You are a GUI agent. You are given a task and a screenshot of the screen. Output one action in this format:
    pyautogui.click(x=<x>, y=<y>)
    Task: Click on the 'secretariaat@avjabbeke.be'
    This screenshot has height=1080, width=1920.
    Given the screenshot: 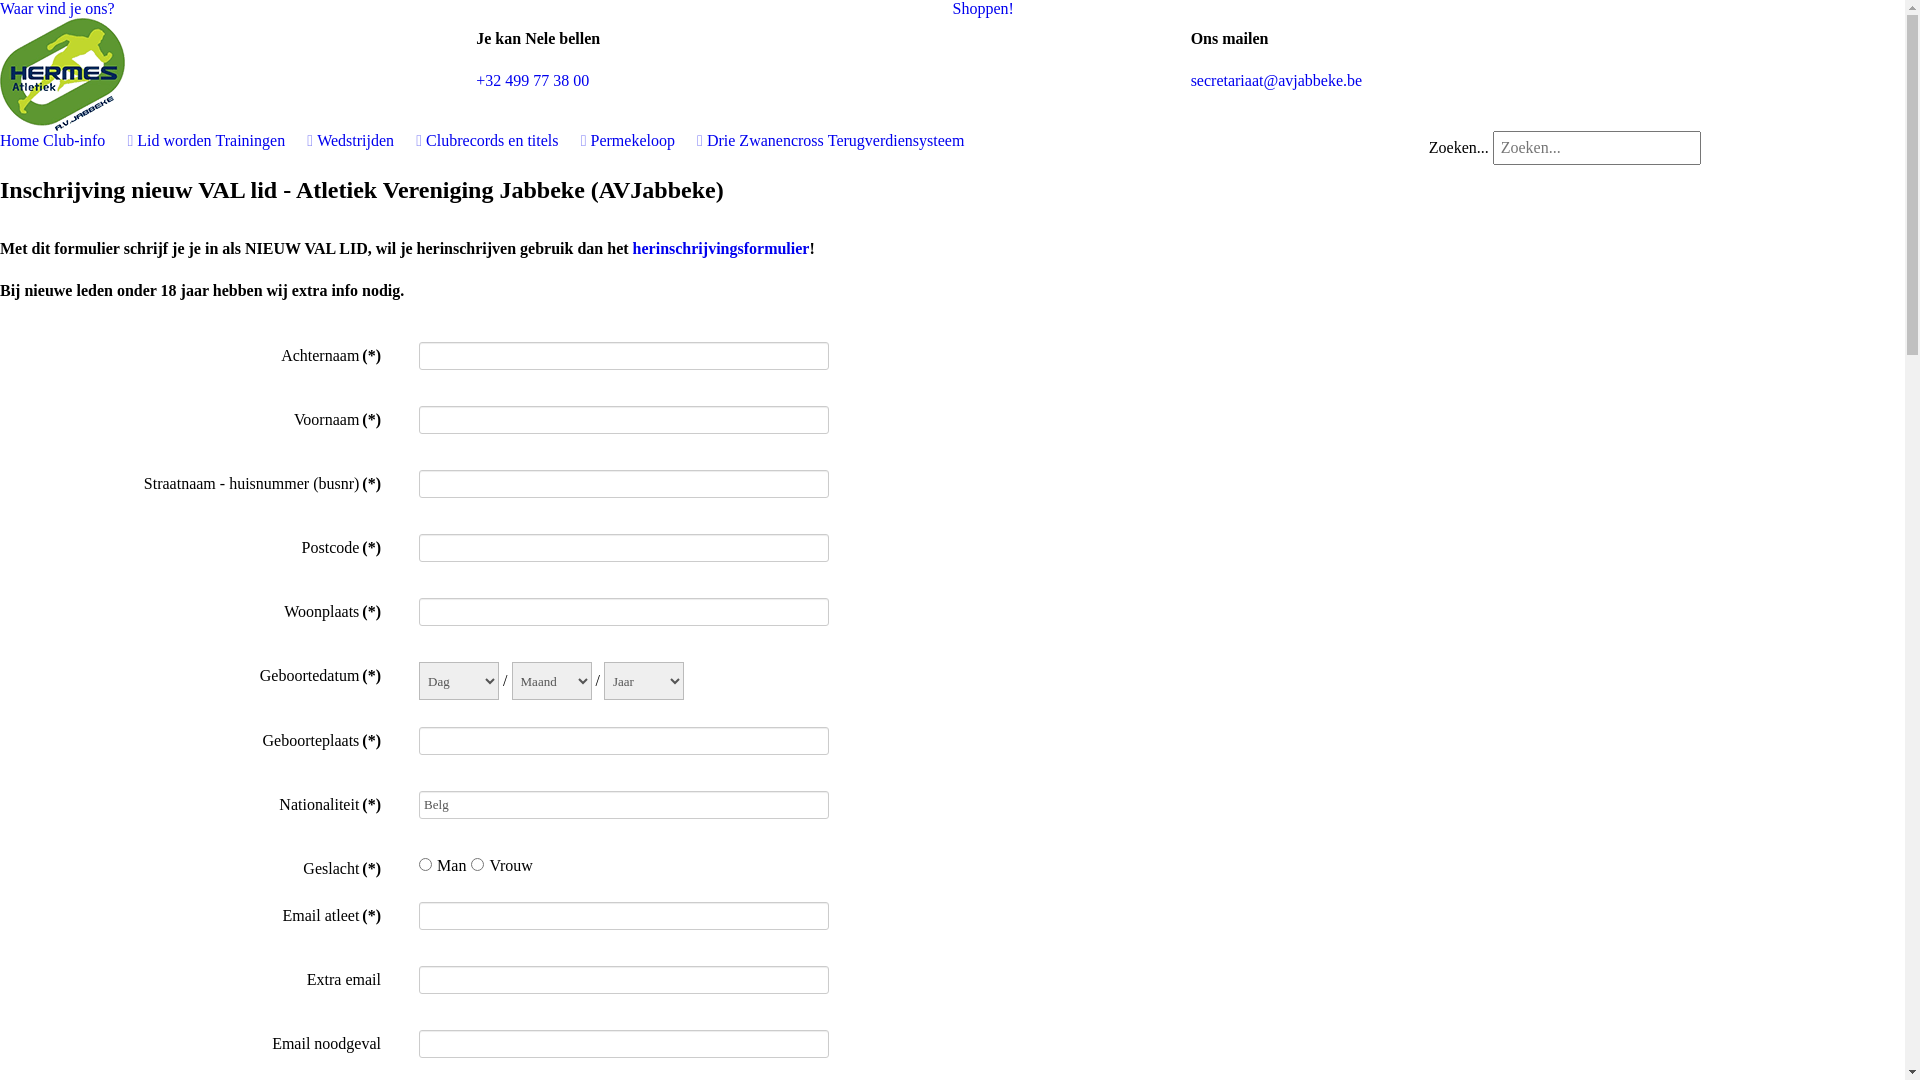 What is the action you would take?
    pyautogui.click(x=1275, y=79)
    